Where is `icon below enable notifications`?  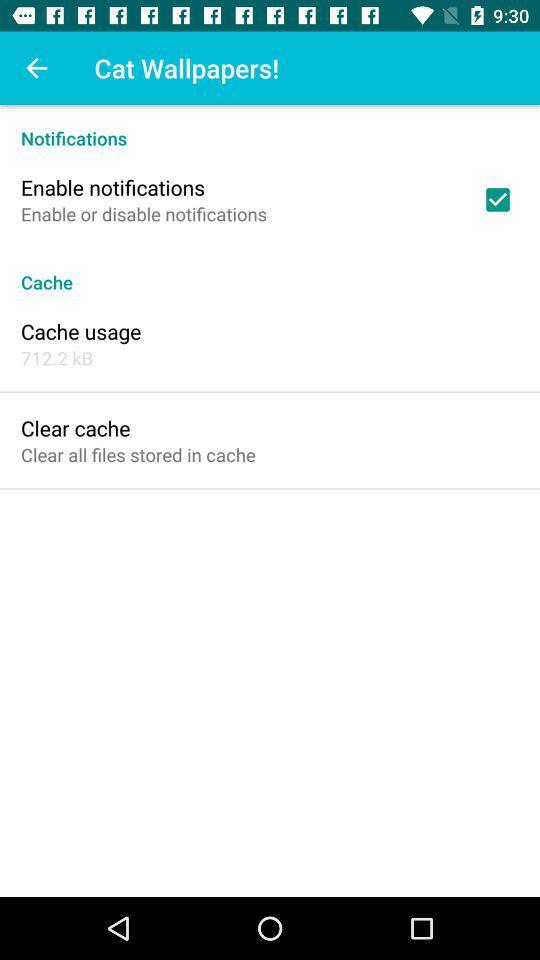
icon below enable notifications is located at coordinates (143, 214).